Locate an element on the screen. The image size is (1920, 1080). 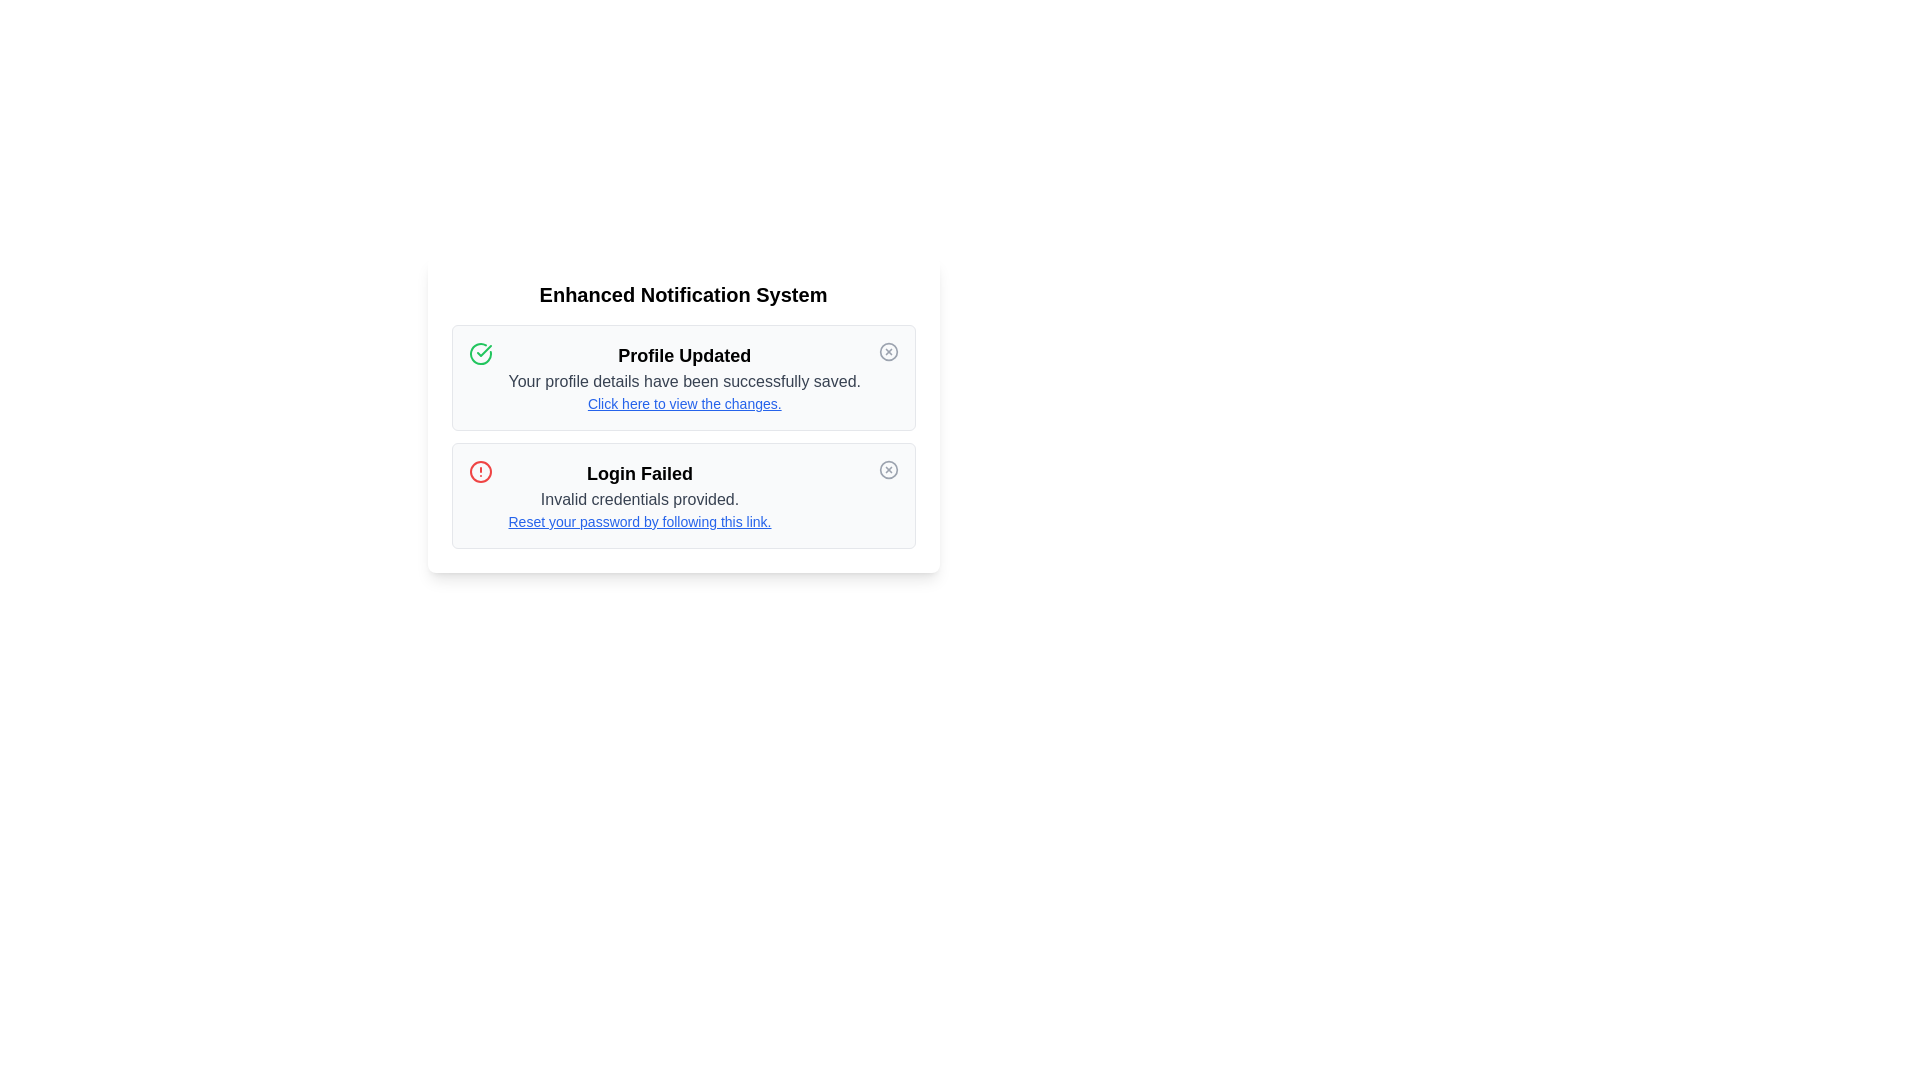
the link inside the alert with title Login Failed is located at coordinates (638, 520).